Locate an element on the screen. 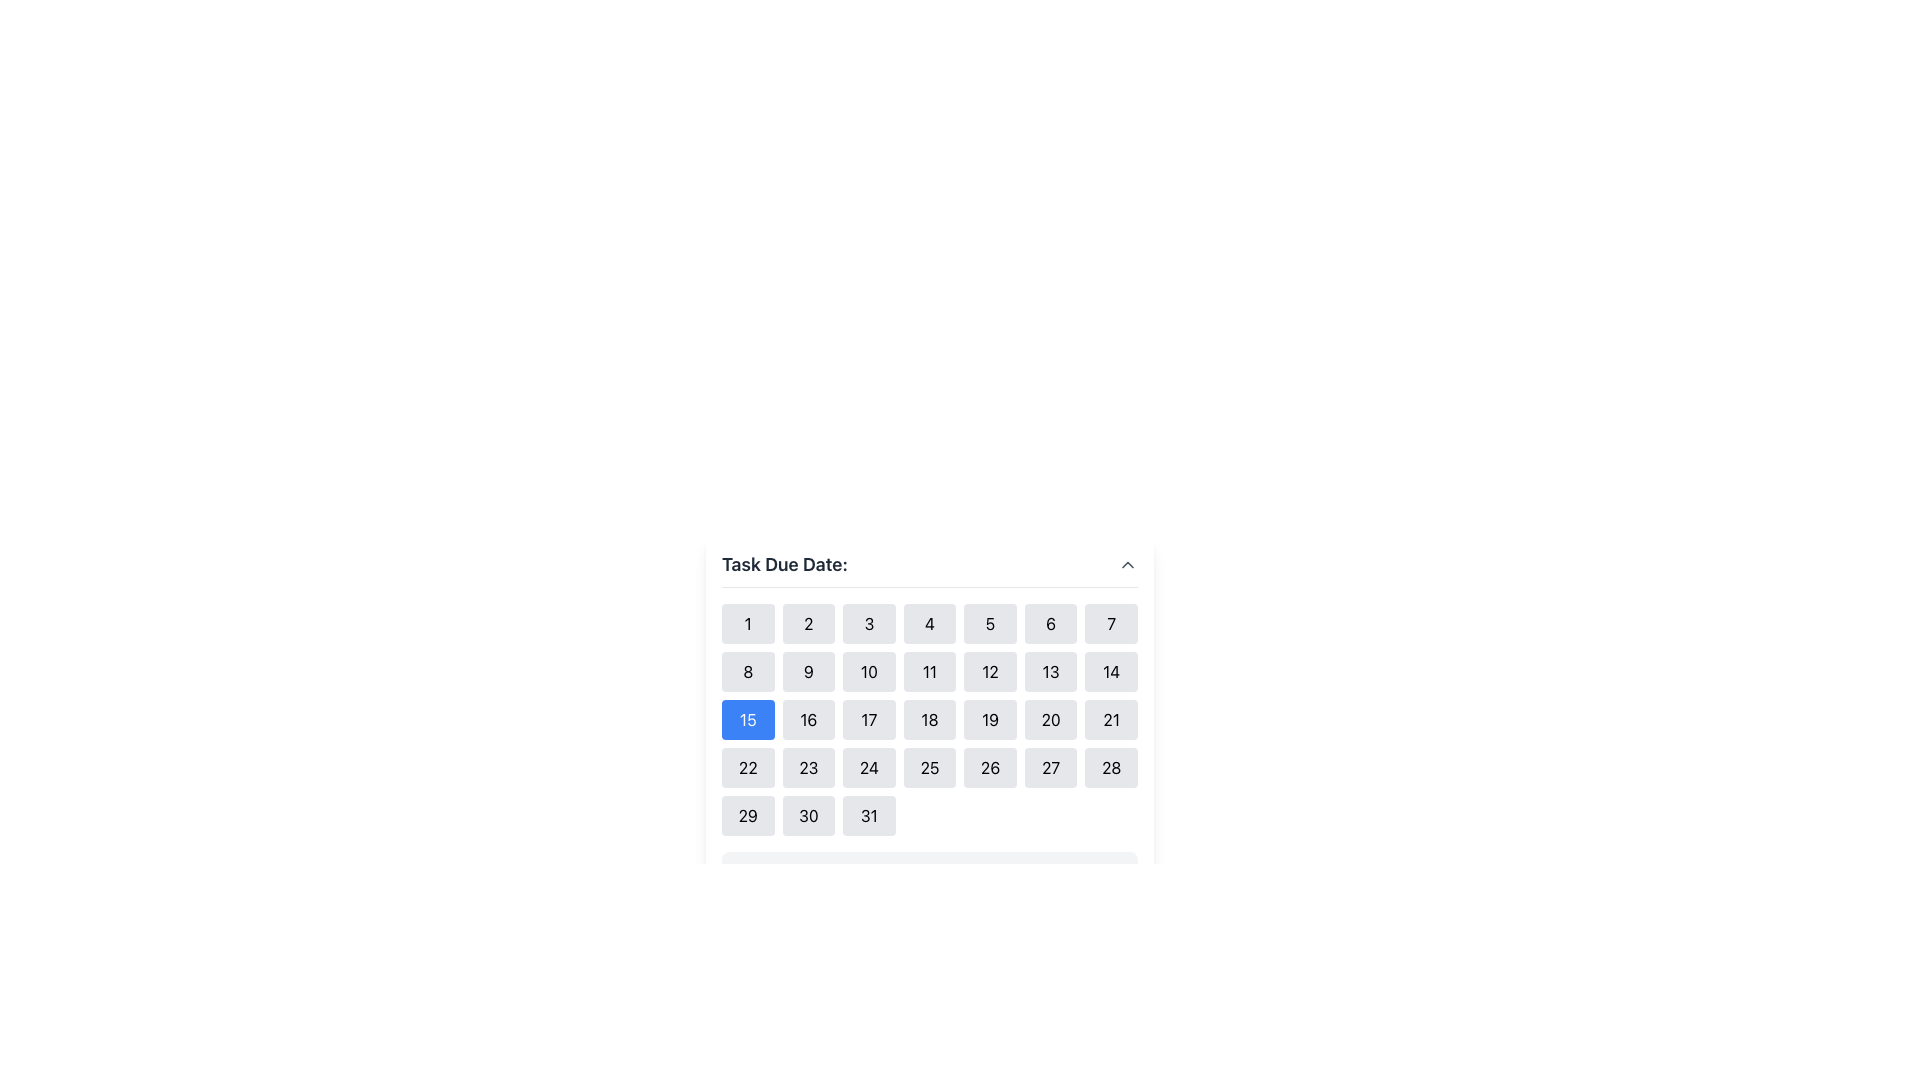 Image resolution: width=1920 pixels, height=1080 pixels. the button located in the top-left corner of the calendar grid is located at coordinates (747, 623).